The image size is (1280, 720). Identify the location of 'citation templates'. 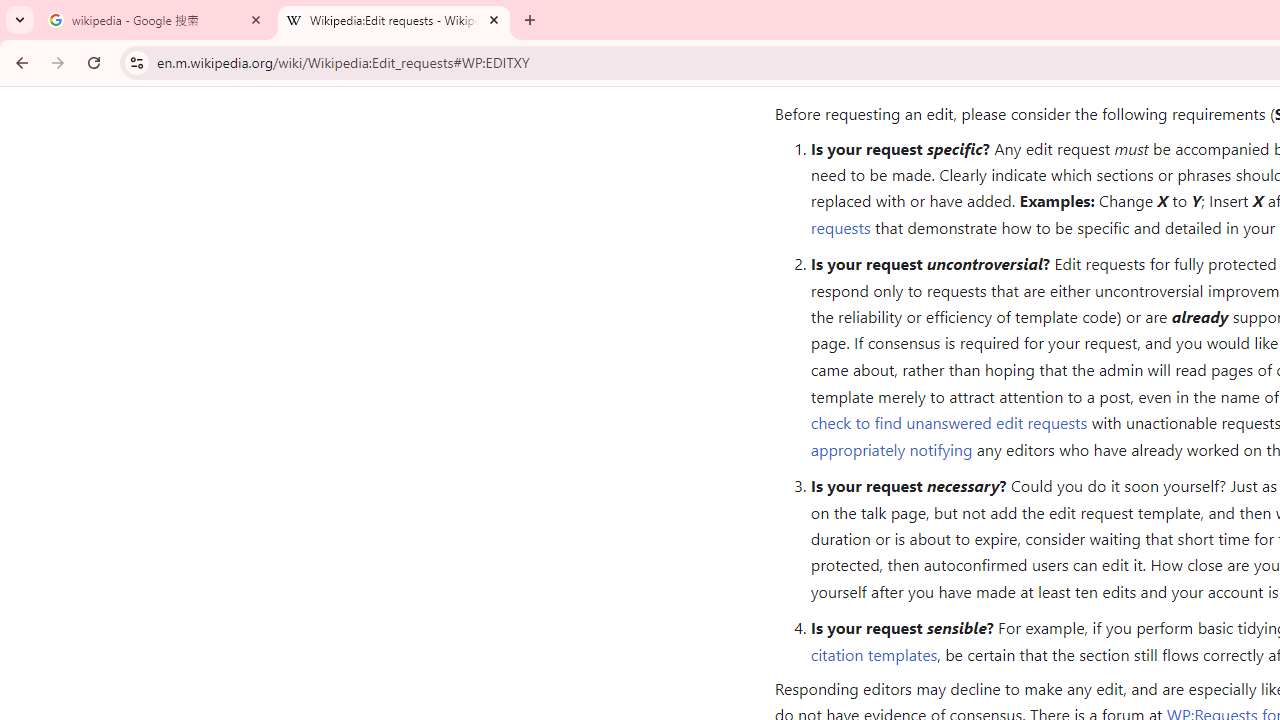
(874, 654).